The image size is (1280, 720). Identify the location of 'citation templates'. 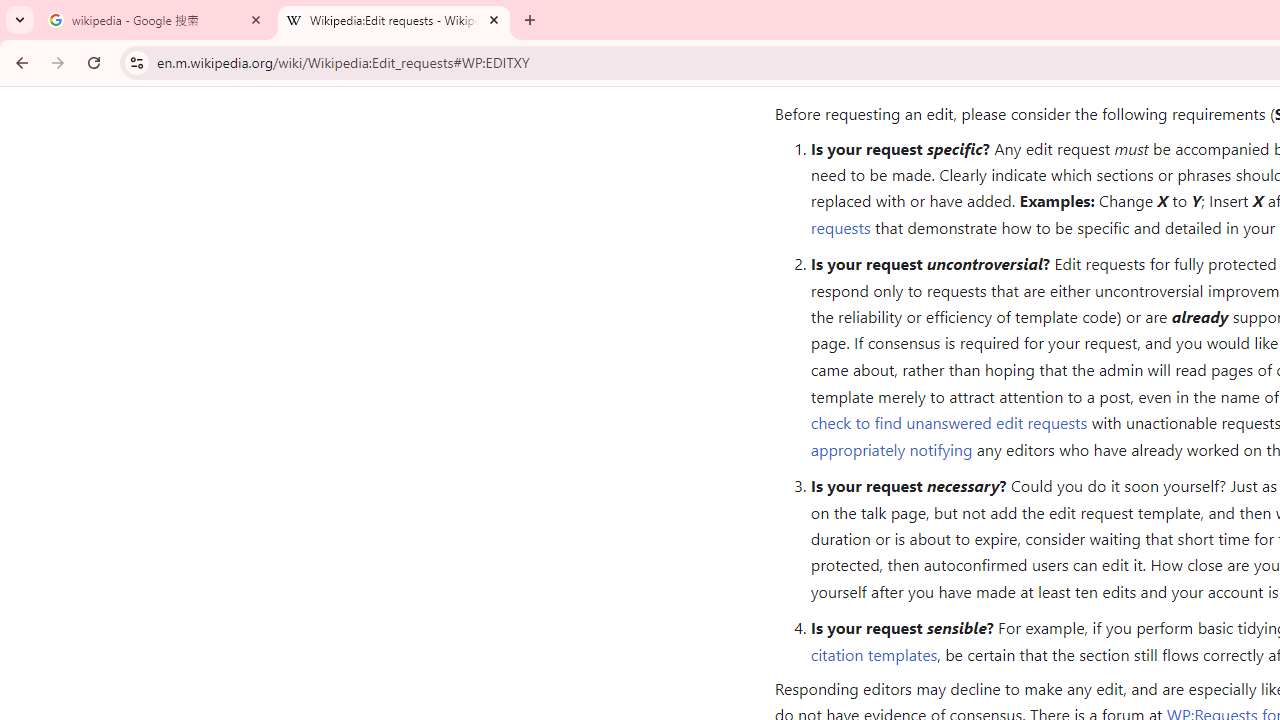
(874, 654).